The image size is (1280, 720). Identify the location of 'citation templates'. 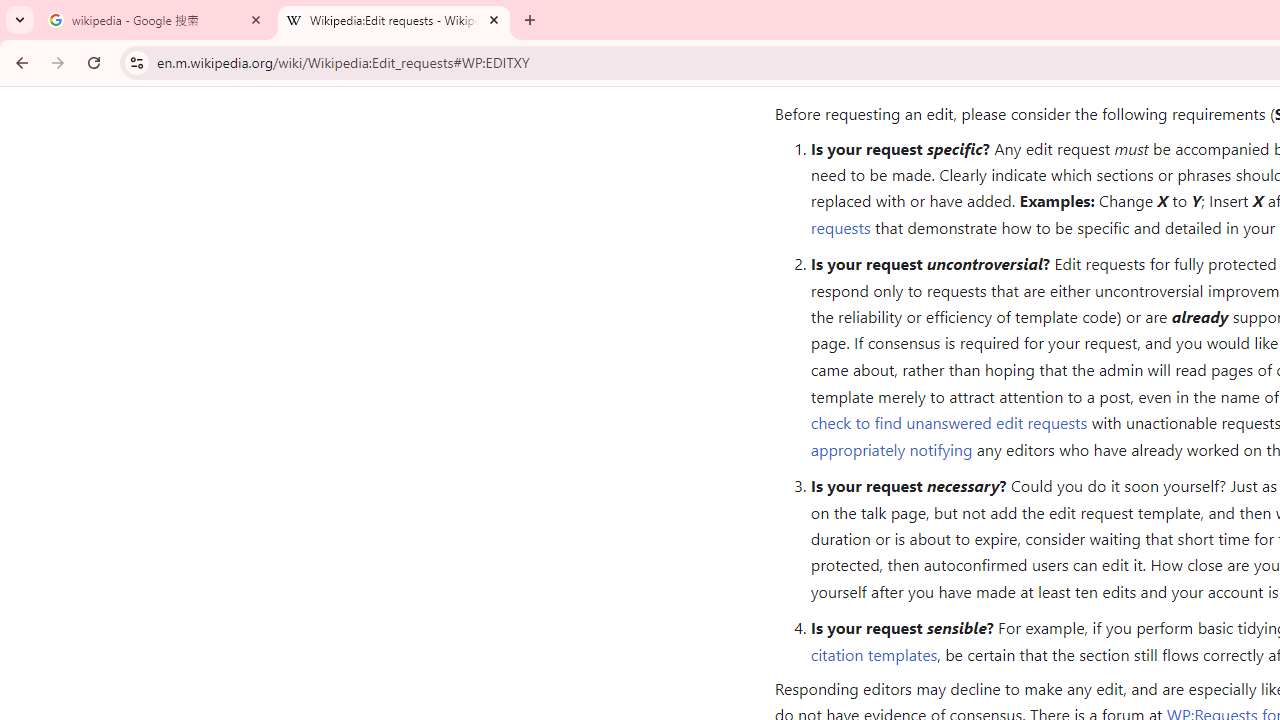
(874, 654).